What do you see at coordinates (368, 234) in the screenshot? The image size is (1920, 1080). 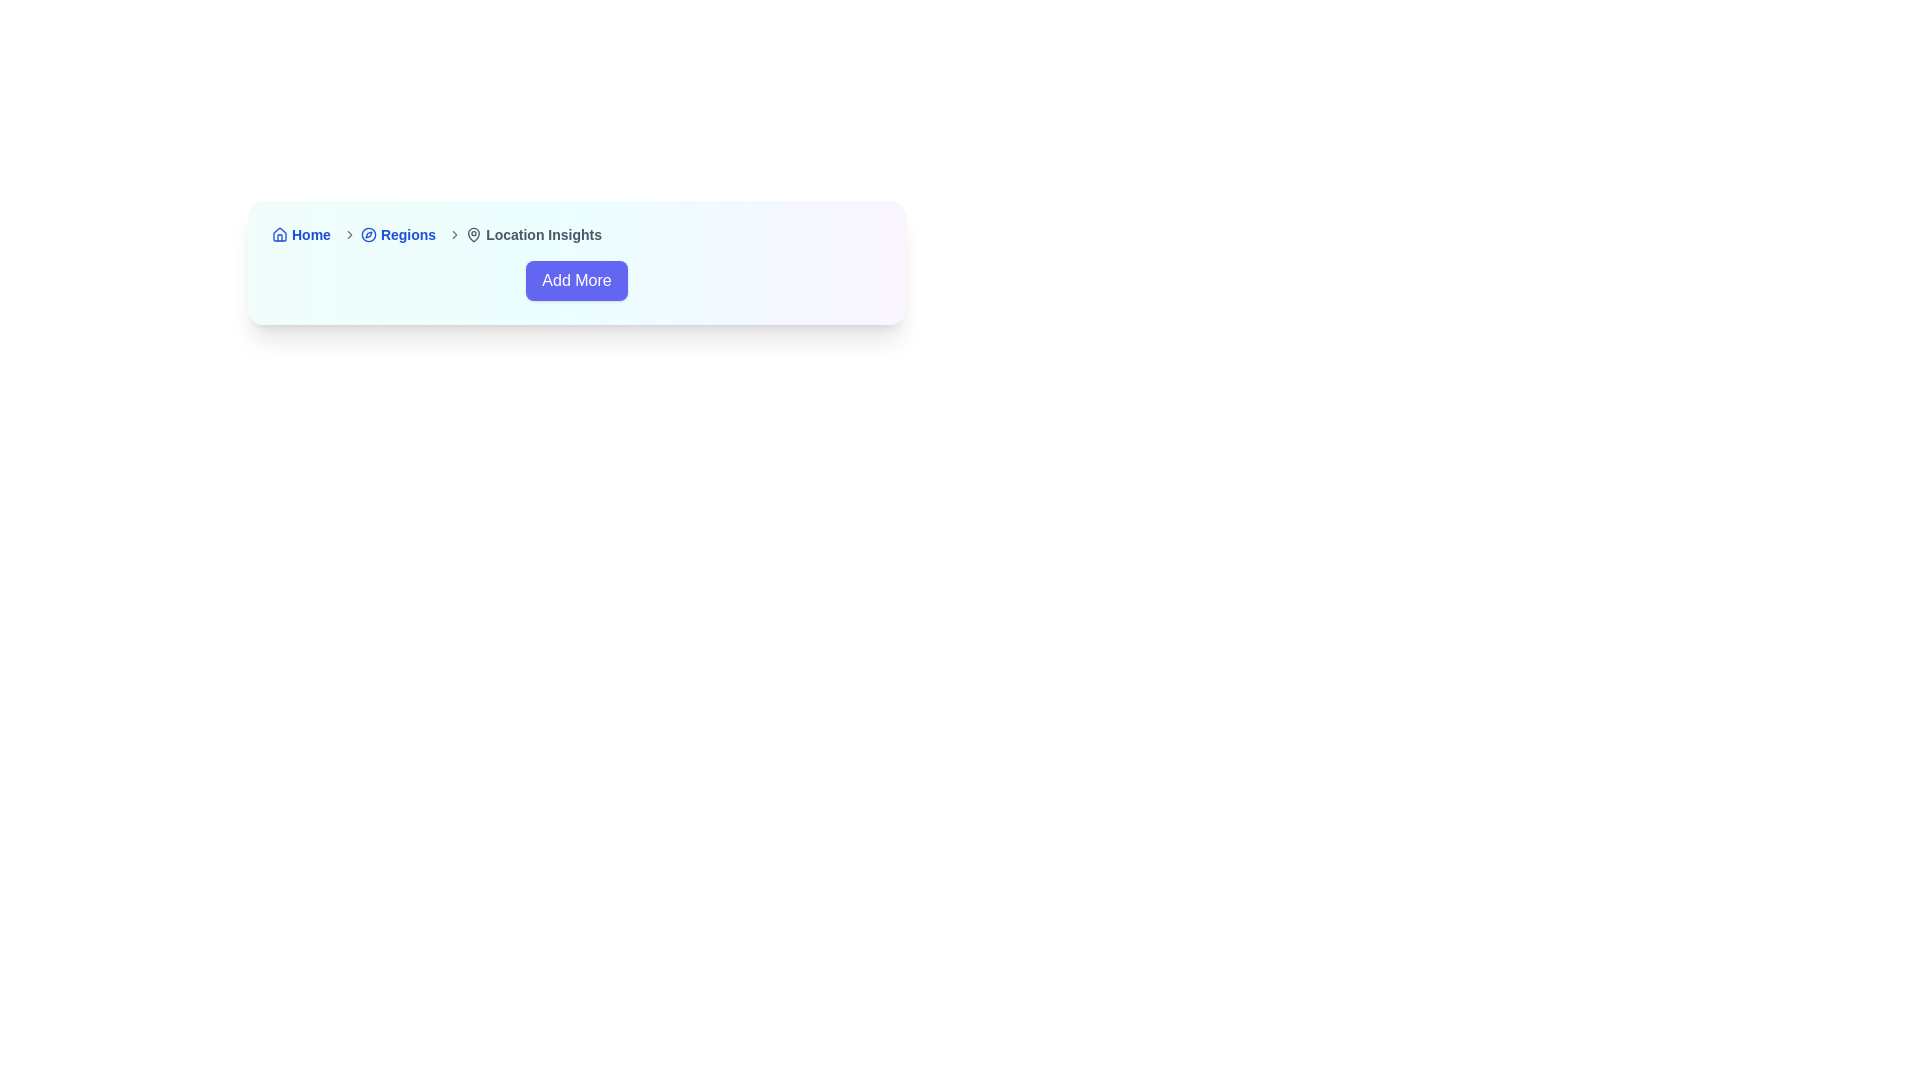 I see `the navigation icon located between the 'Regions' and 'Location Insights' labels in the breadcrumb navigation` at bounding box center [368, 234].